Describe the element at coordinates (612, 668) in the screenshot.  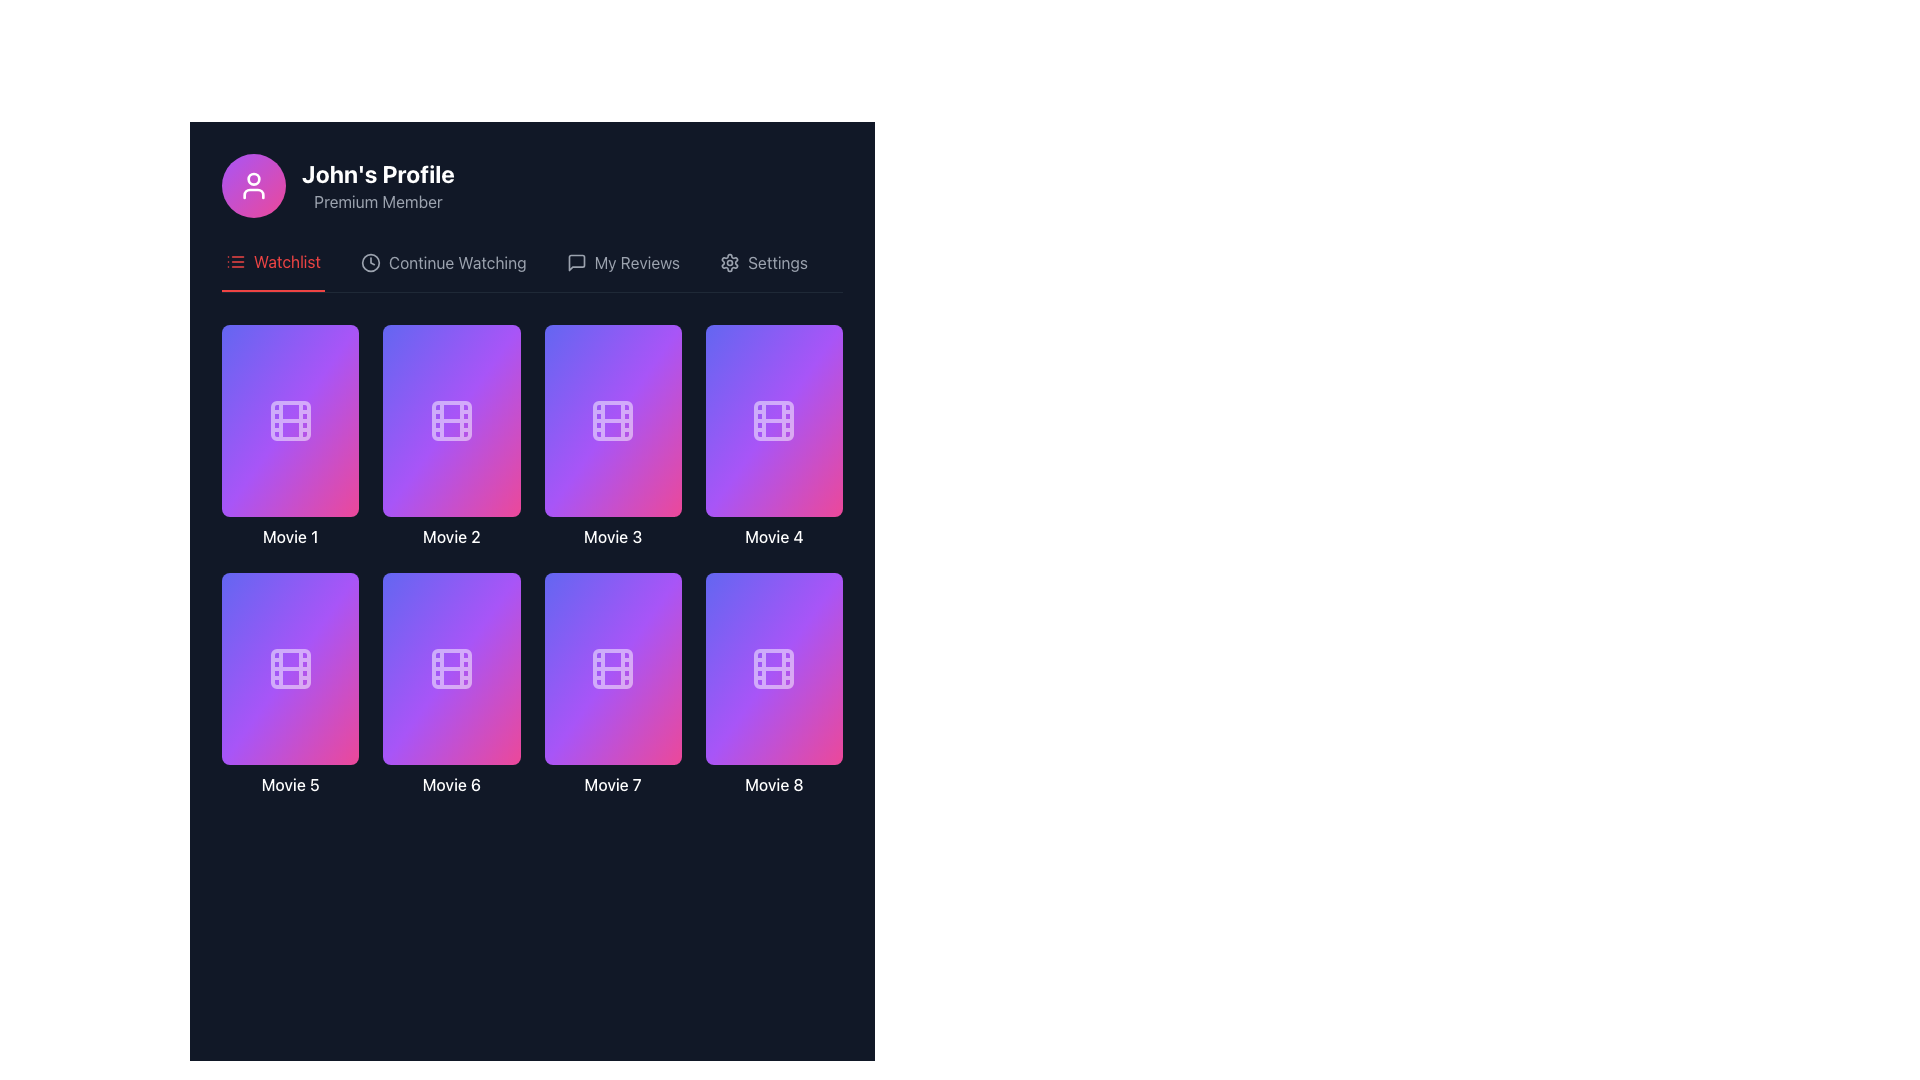
I see `the Movie 7 icon, which is a square with rounded edges featuring a filmstrip motif, located in the third row and first column of the grid layout` at that location.